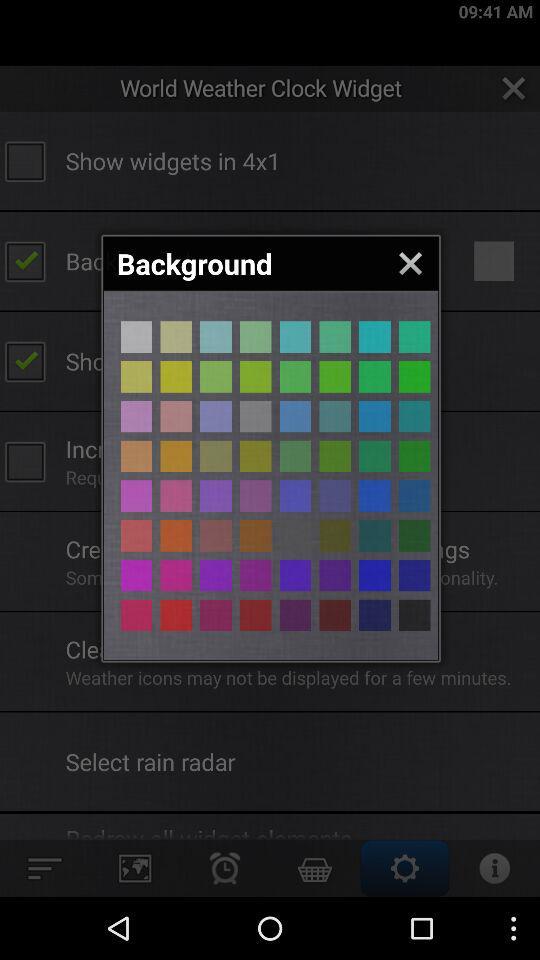 The image size is (540, 960). I want to click on orange background, so click(335, 575).